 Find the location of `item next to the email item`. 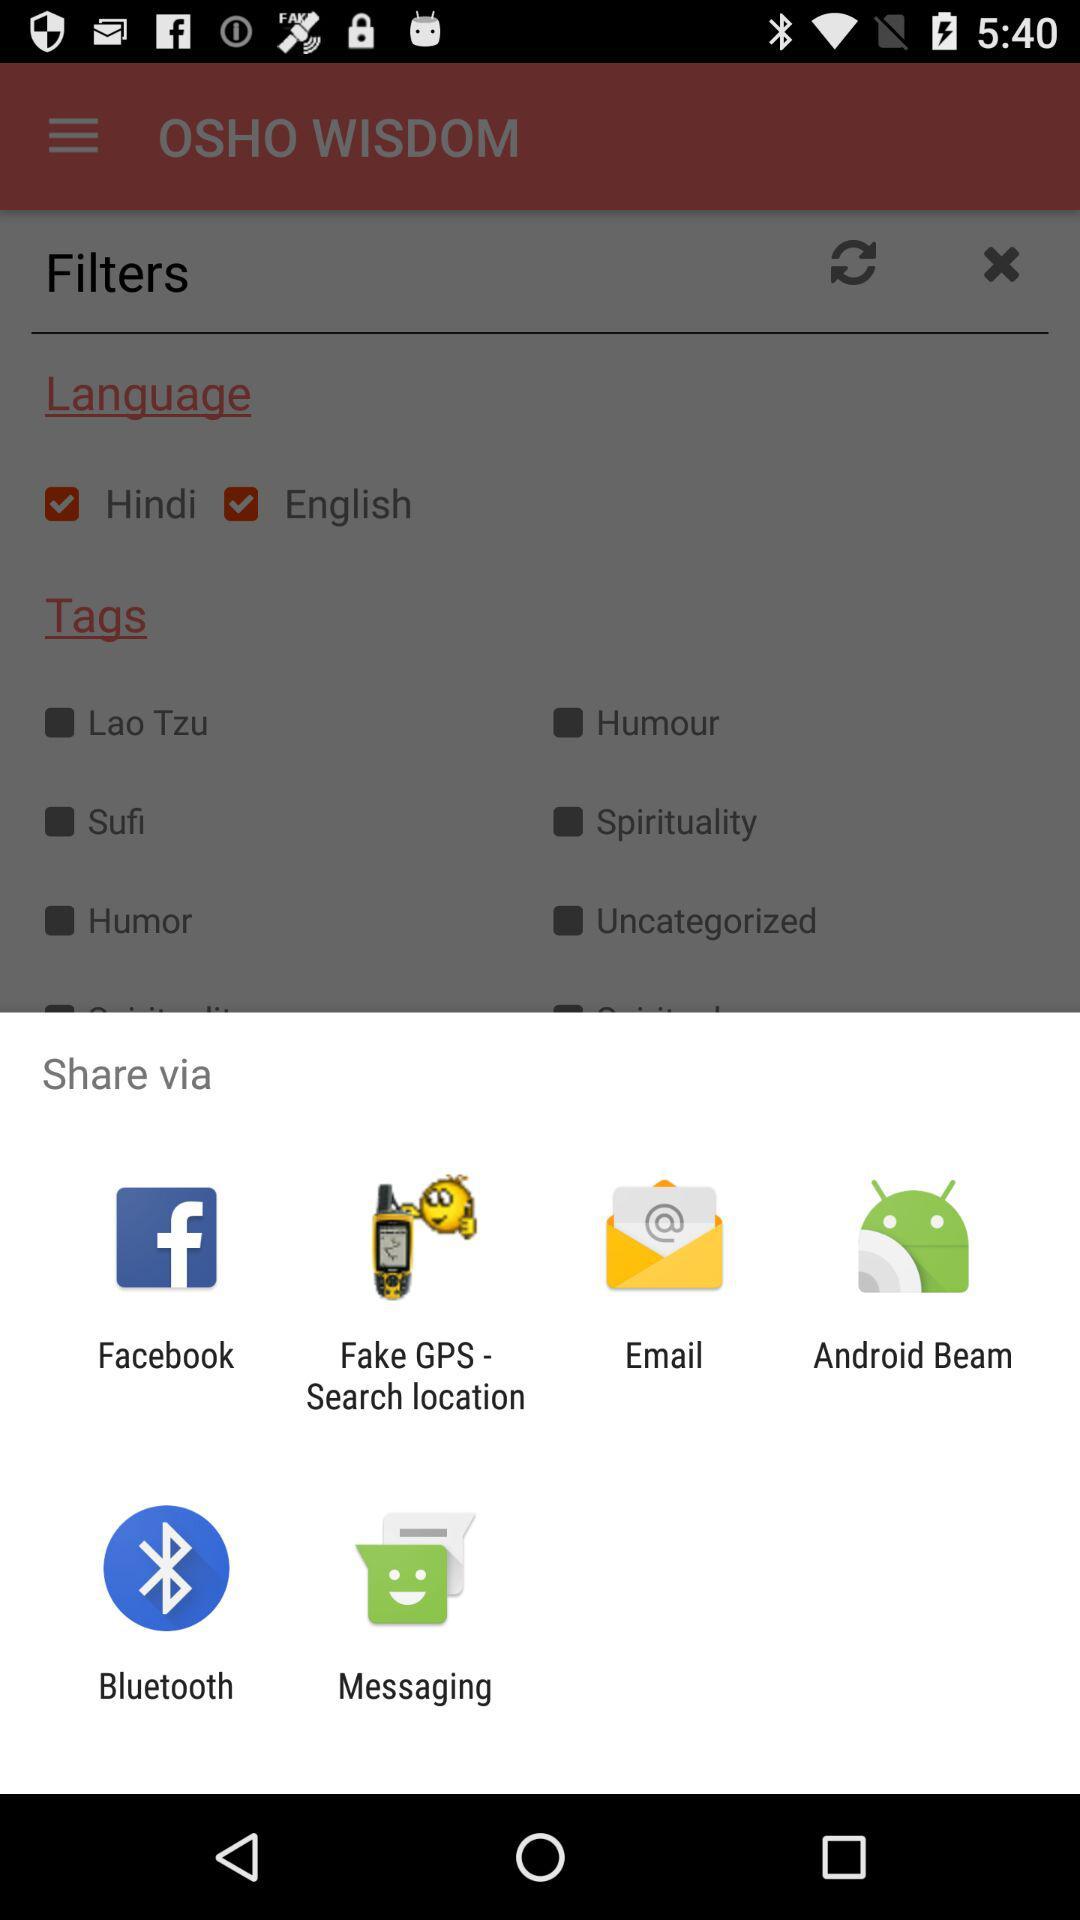

item next to the email item is located at coordinates (414, 1374).